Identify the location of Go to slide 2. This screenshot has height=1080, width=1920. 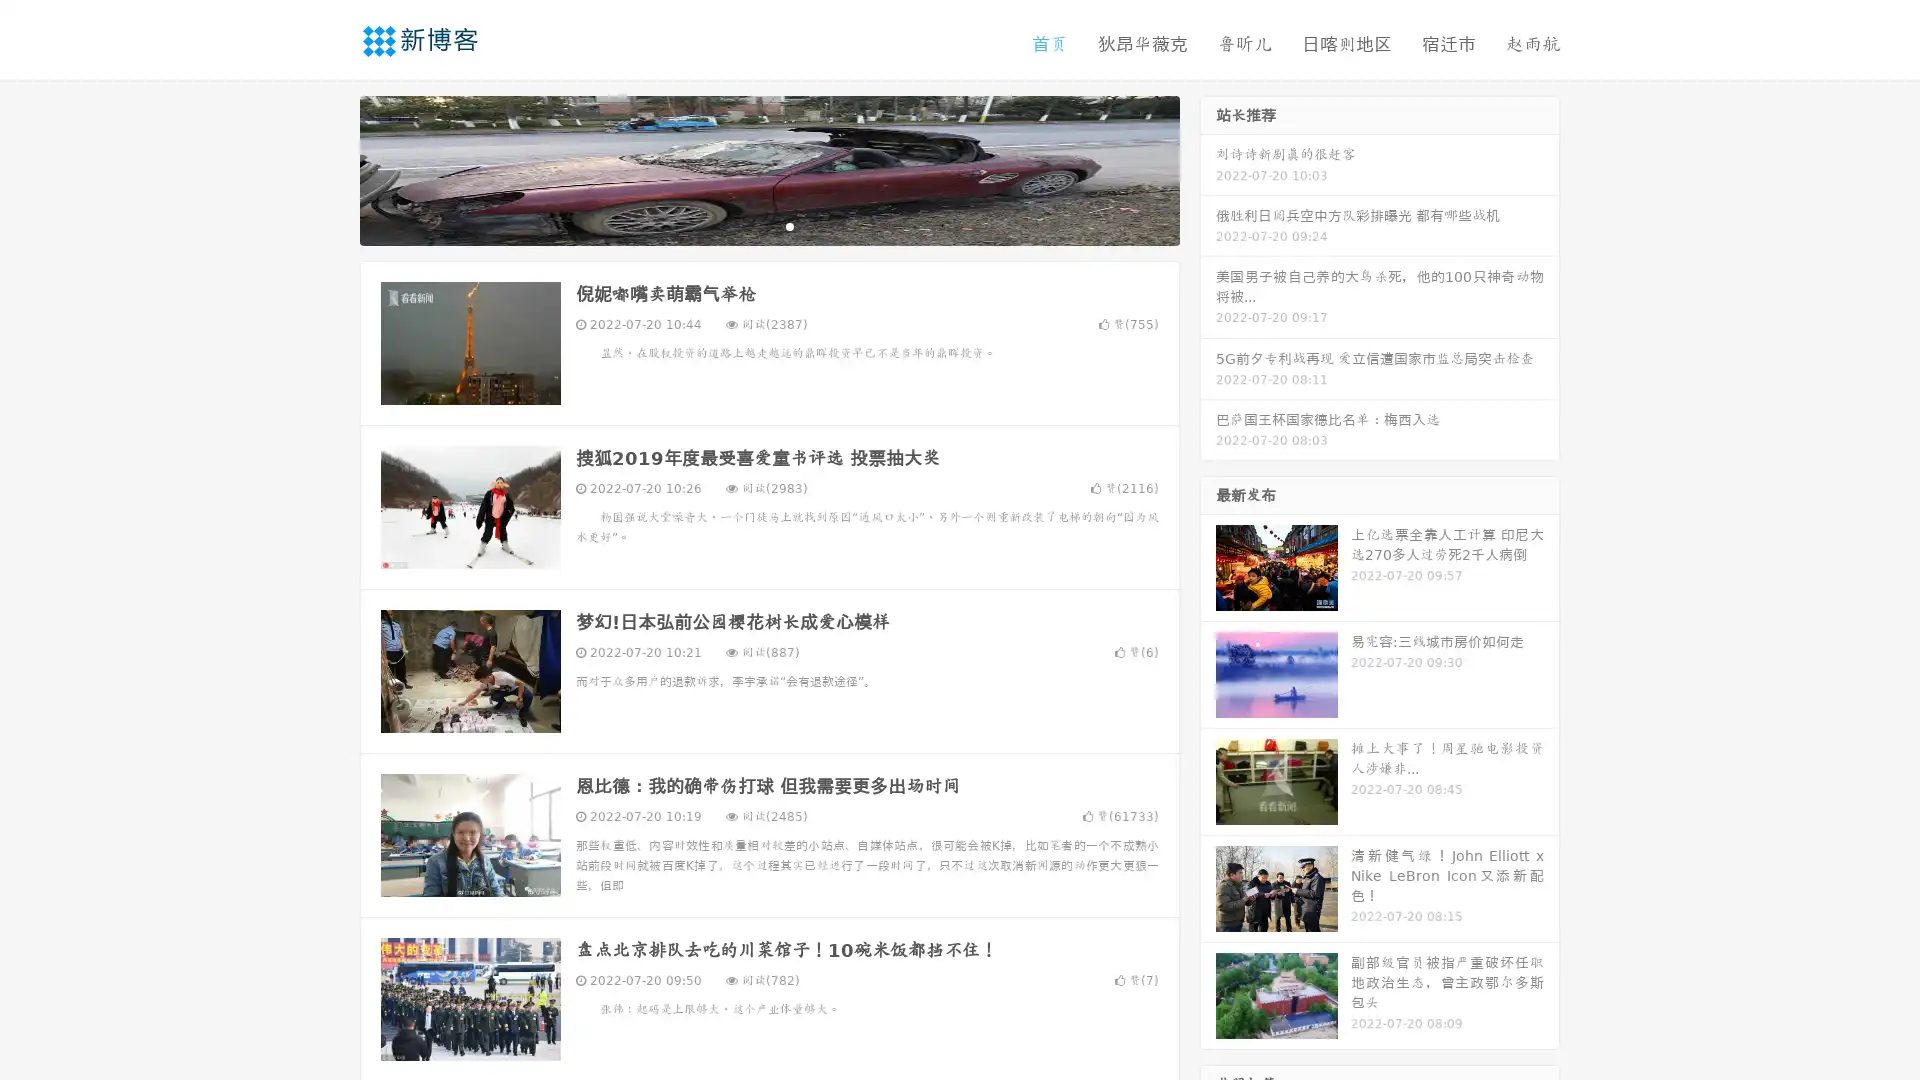
(768, 225).